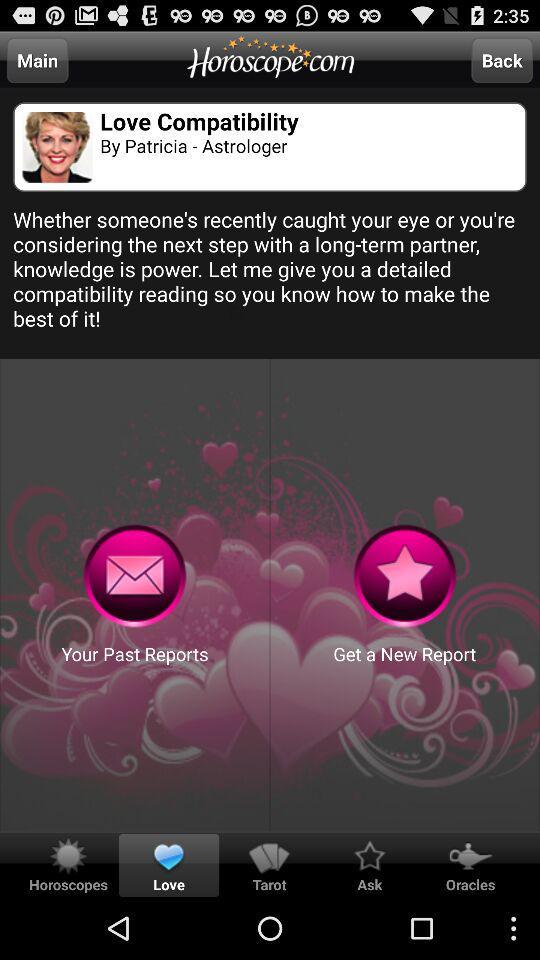  Describe the element at coordinates (135, 576) in the screenshot. I see `to view past reports` at that location.